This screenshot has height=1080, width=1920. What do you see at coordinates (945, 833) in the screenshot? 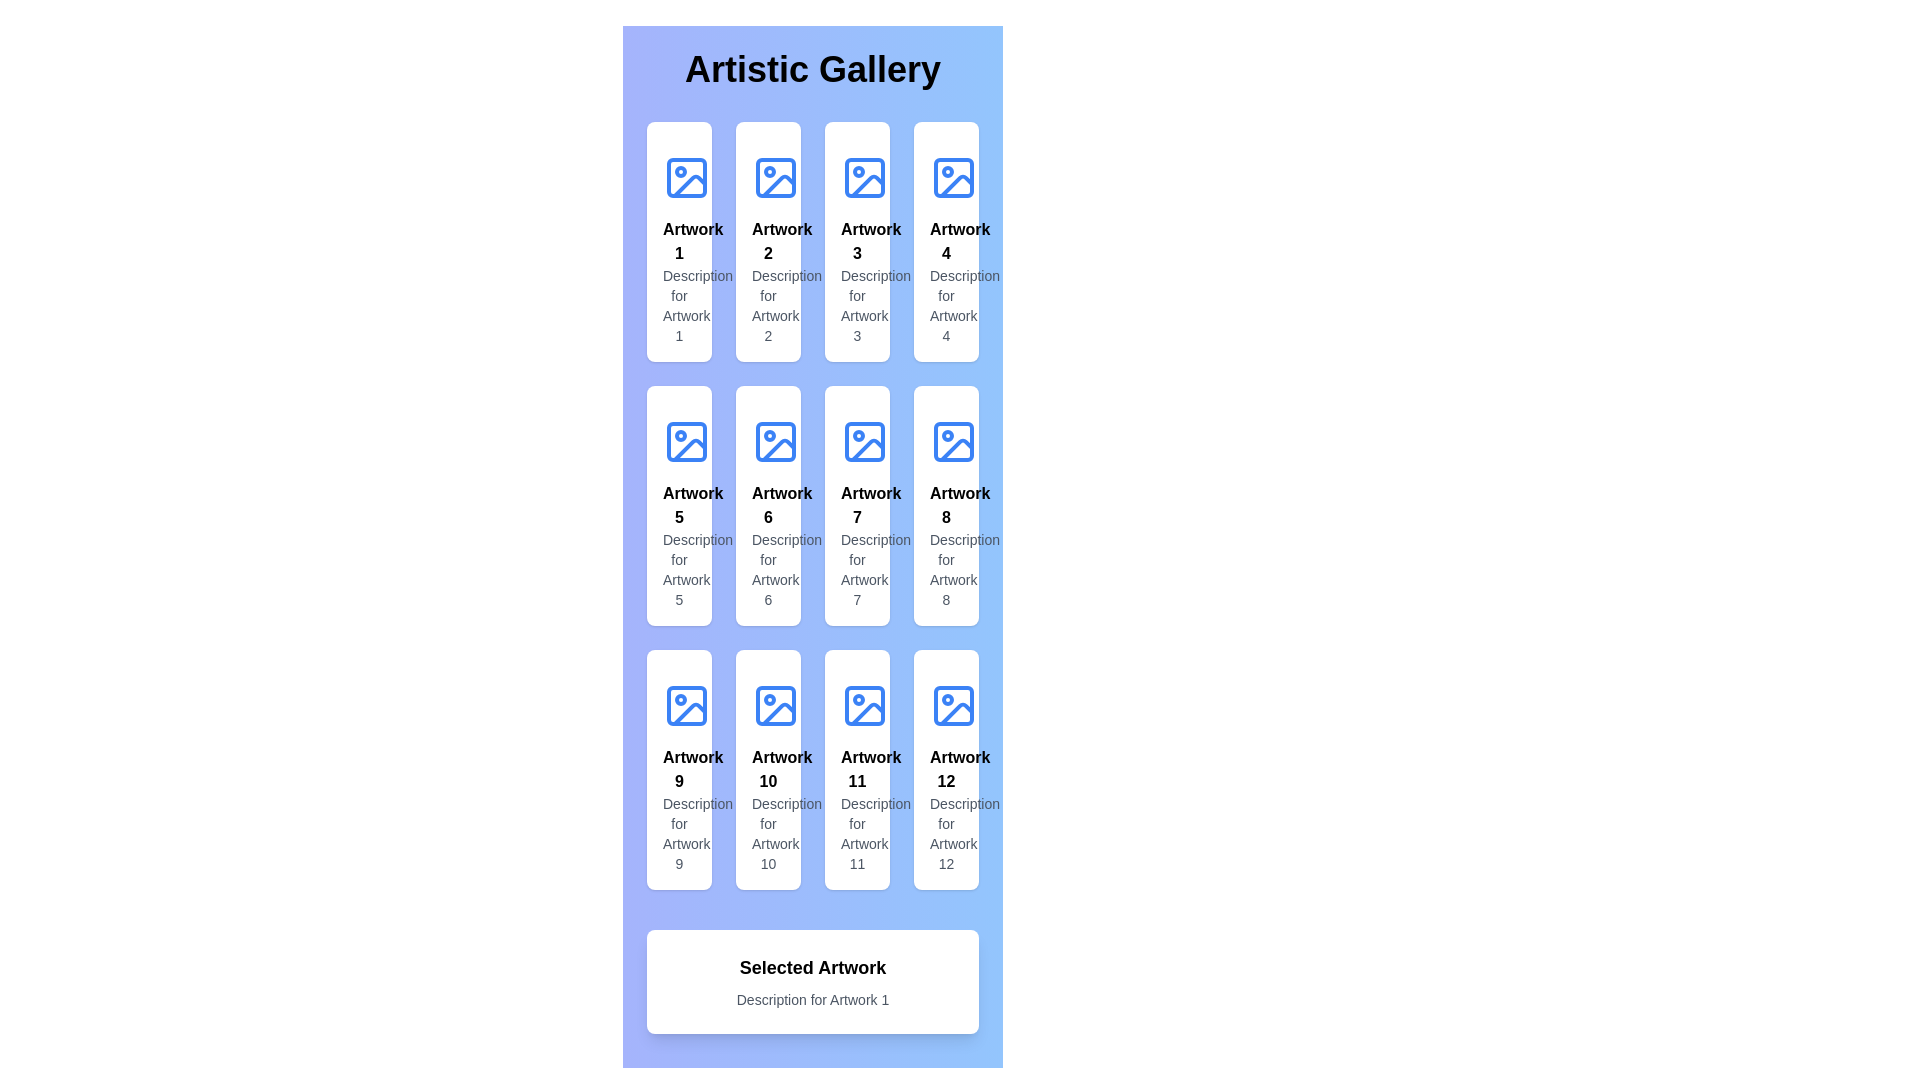
I see `the descriptive label for the 'Artwork 12' card, which is positioned below the bold text 'Artwork 12' in the second column of the last row of the grid layout` at bounding box center [945, 833].